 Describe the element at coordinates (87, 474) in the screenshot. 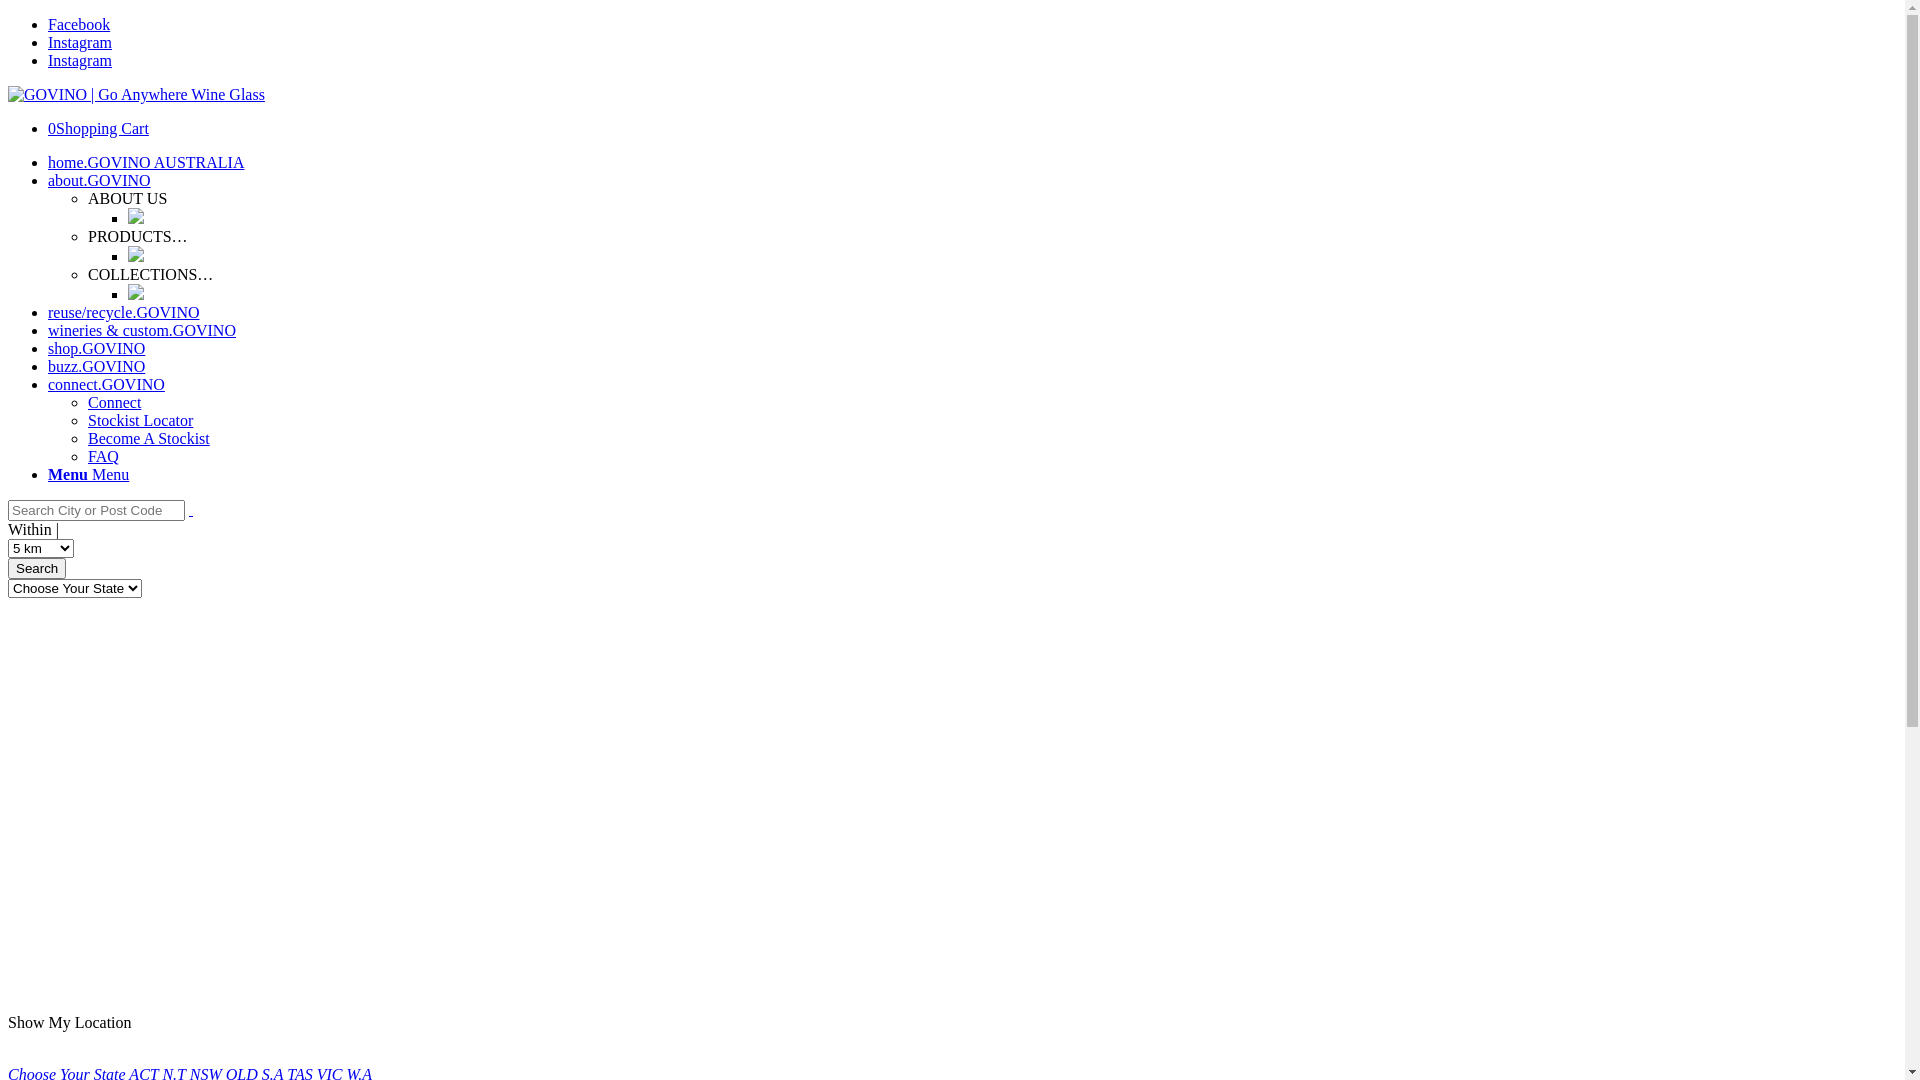

I see `'Menu Menu'` at that location.